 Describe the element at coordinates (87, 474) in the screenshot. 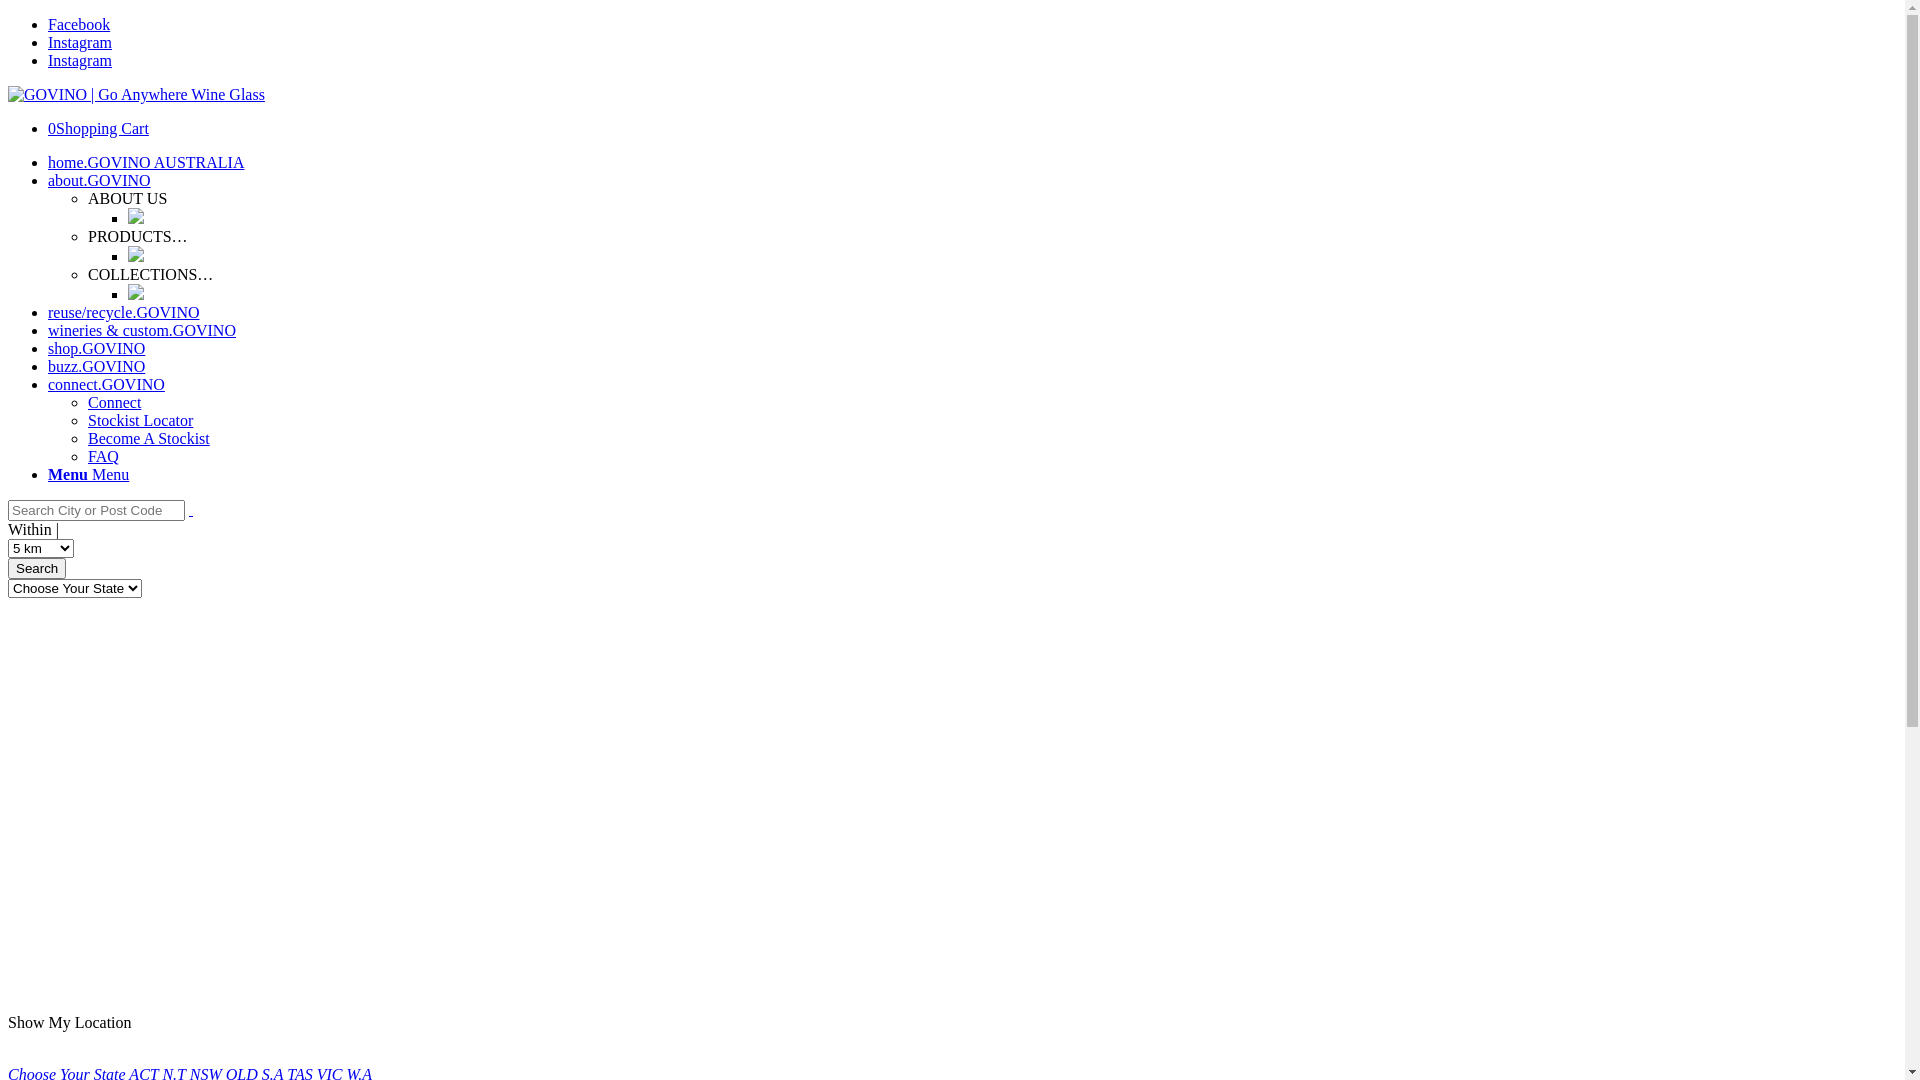

I see `'Menu Menu'` at that location.